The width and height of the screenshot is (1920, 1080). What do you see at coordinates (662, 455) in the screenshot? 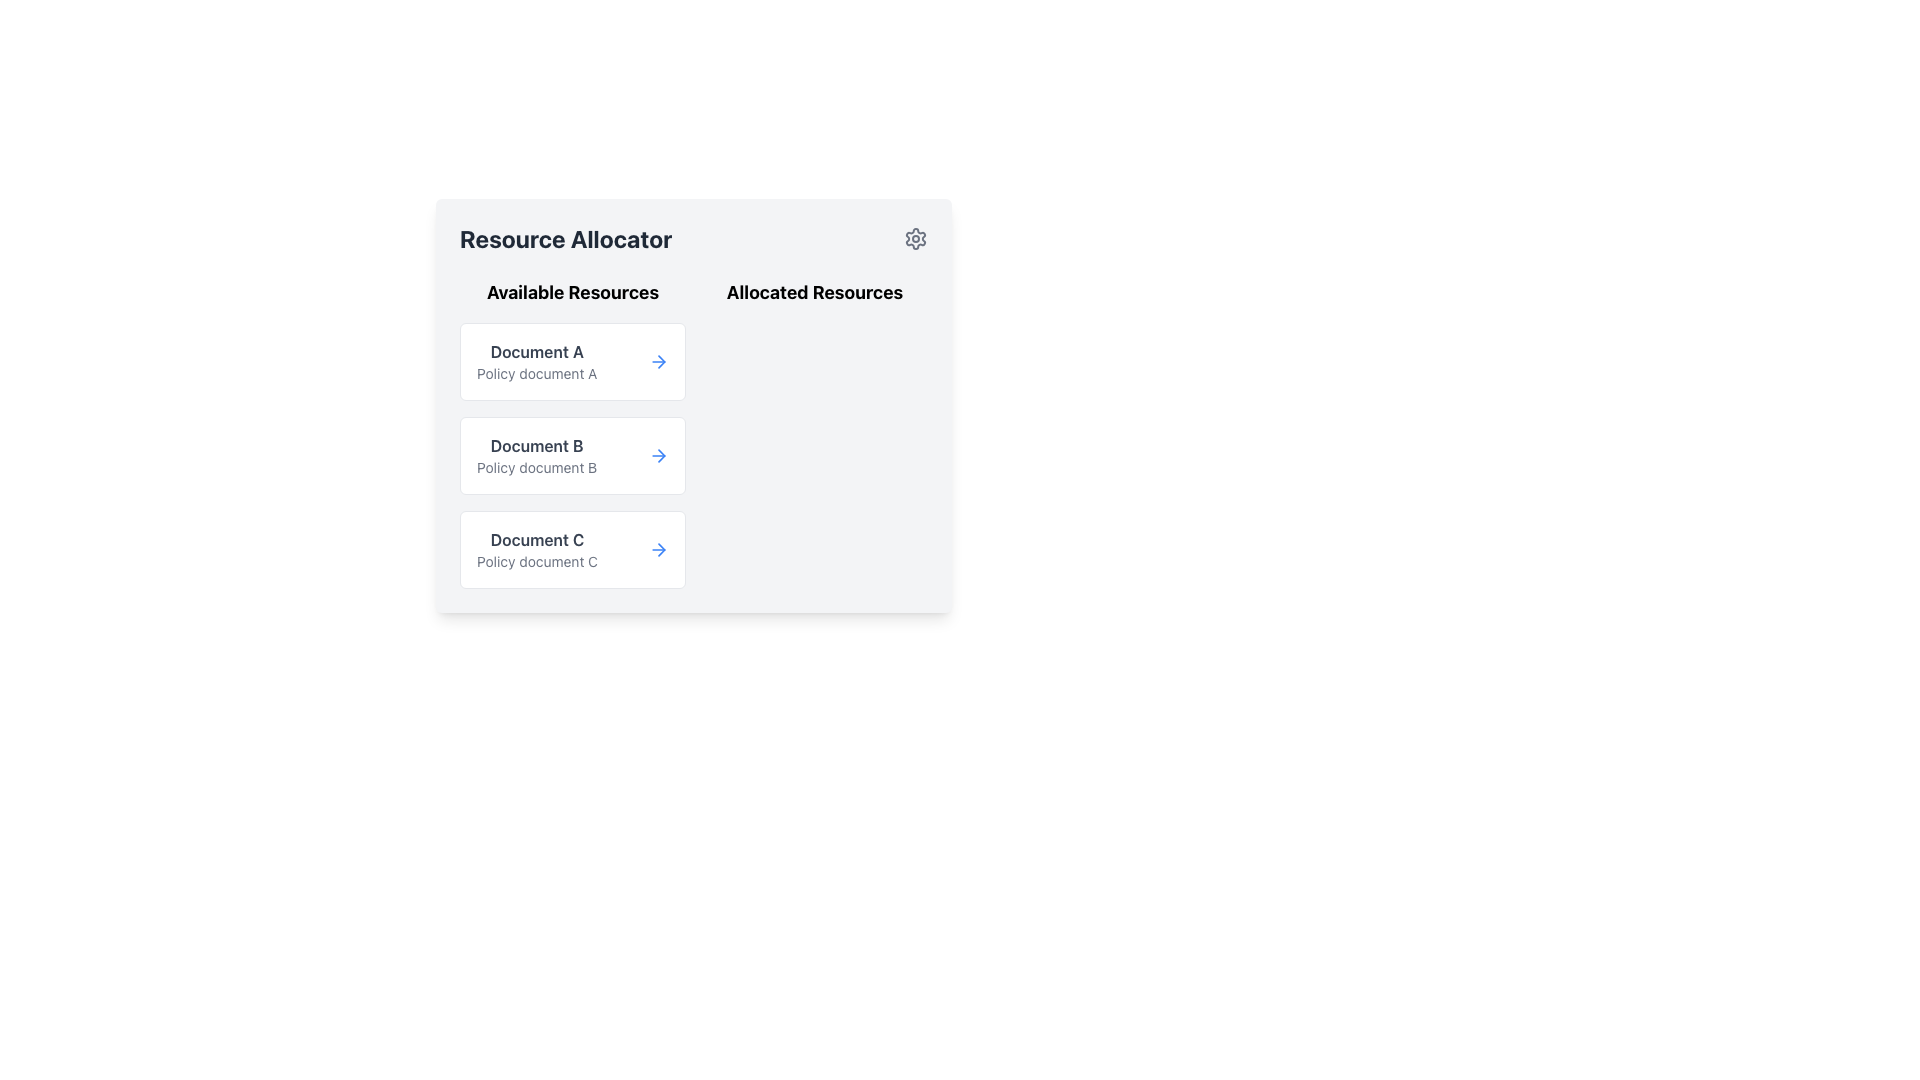
I see `the rightward-pointing arrow icon located next to 'Document B' in the 'Available Resources' section` at bounding box center [662, 455].